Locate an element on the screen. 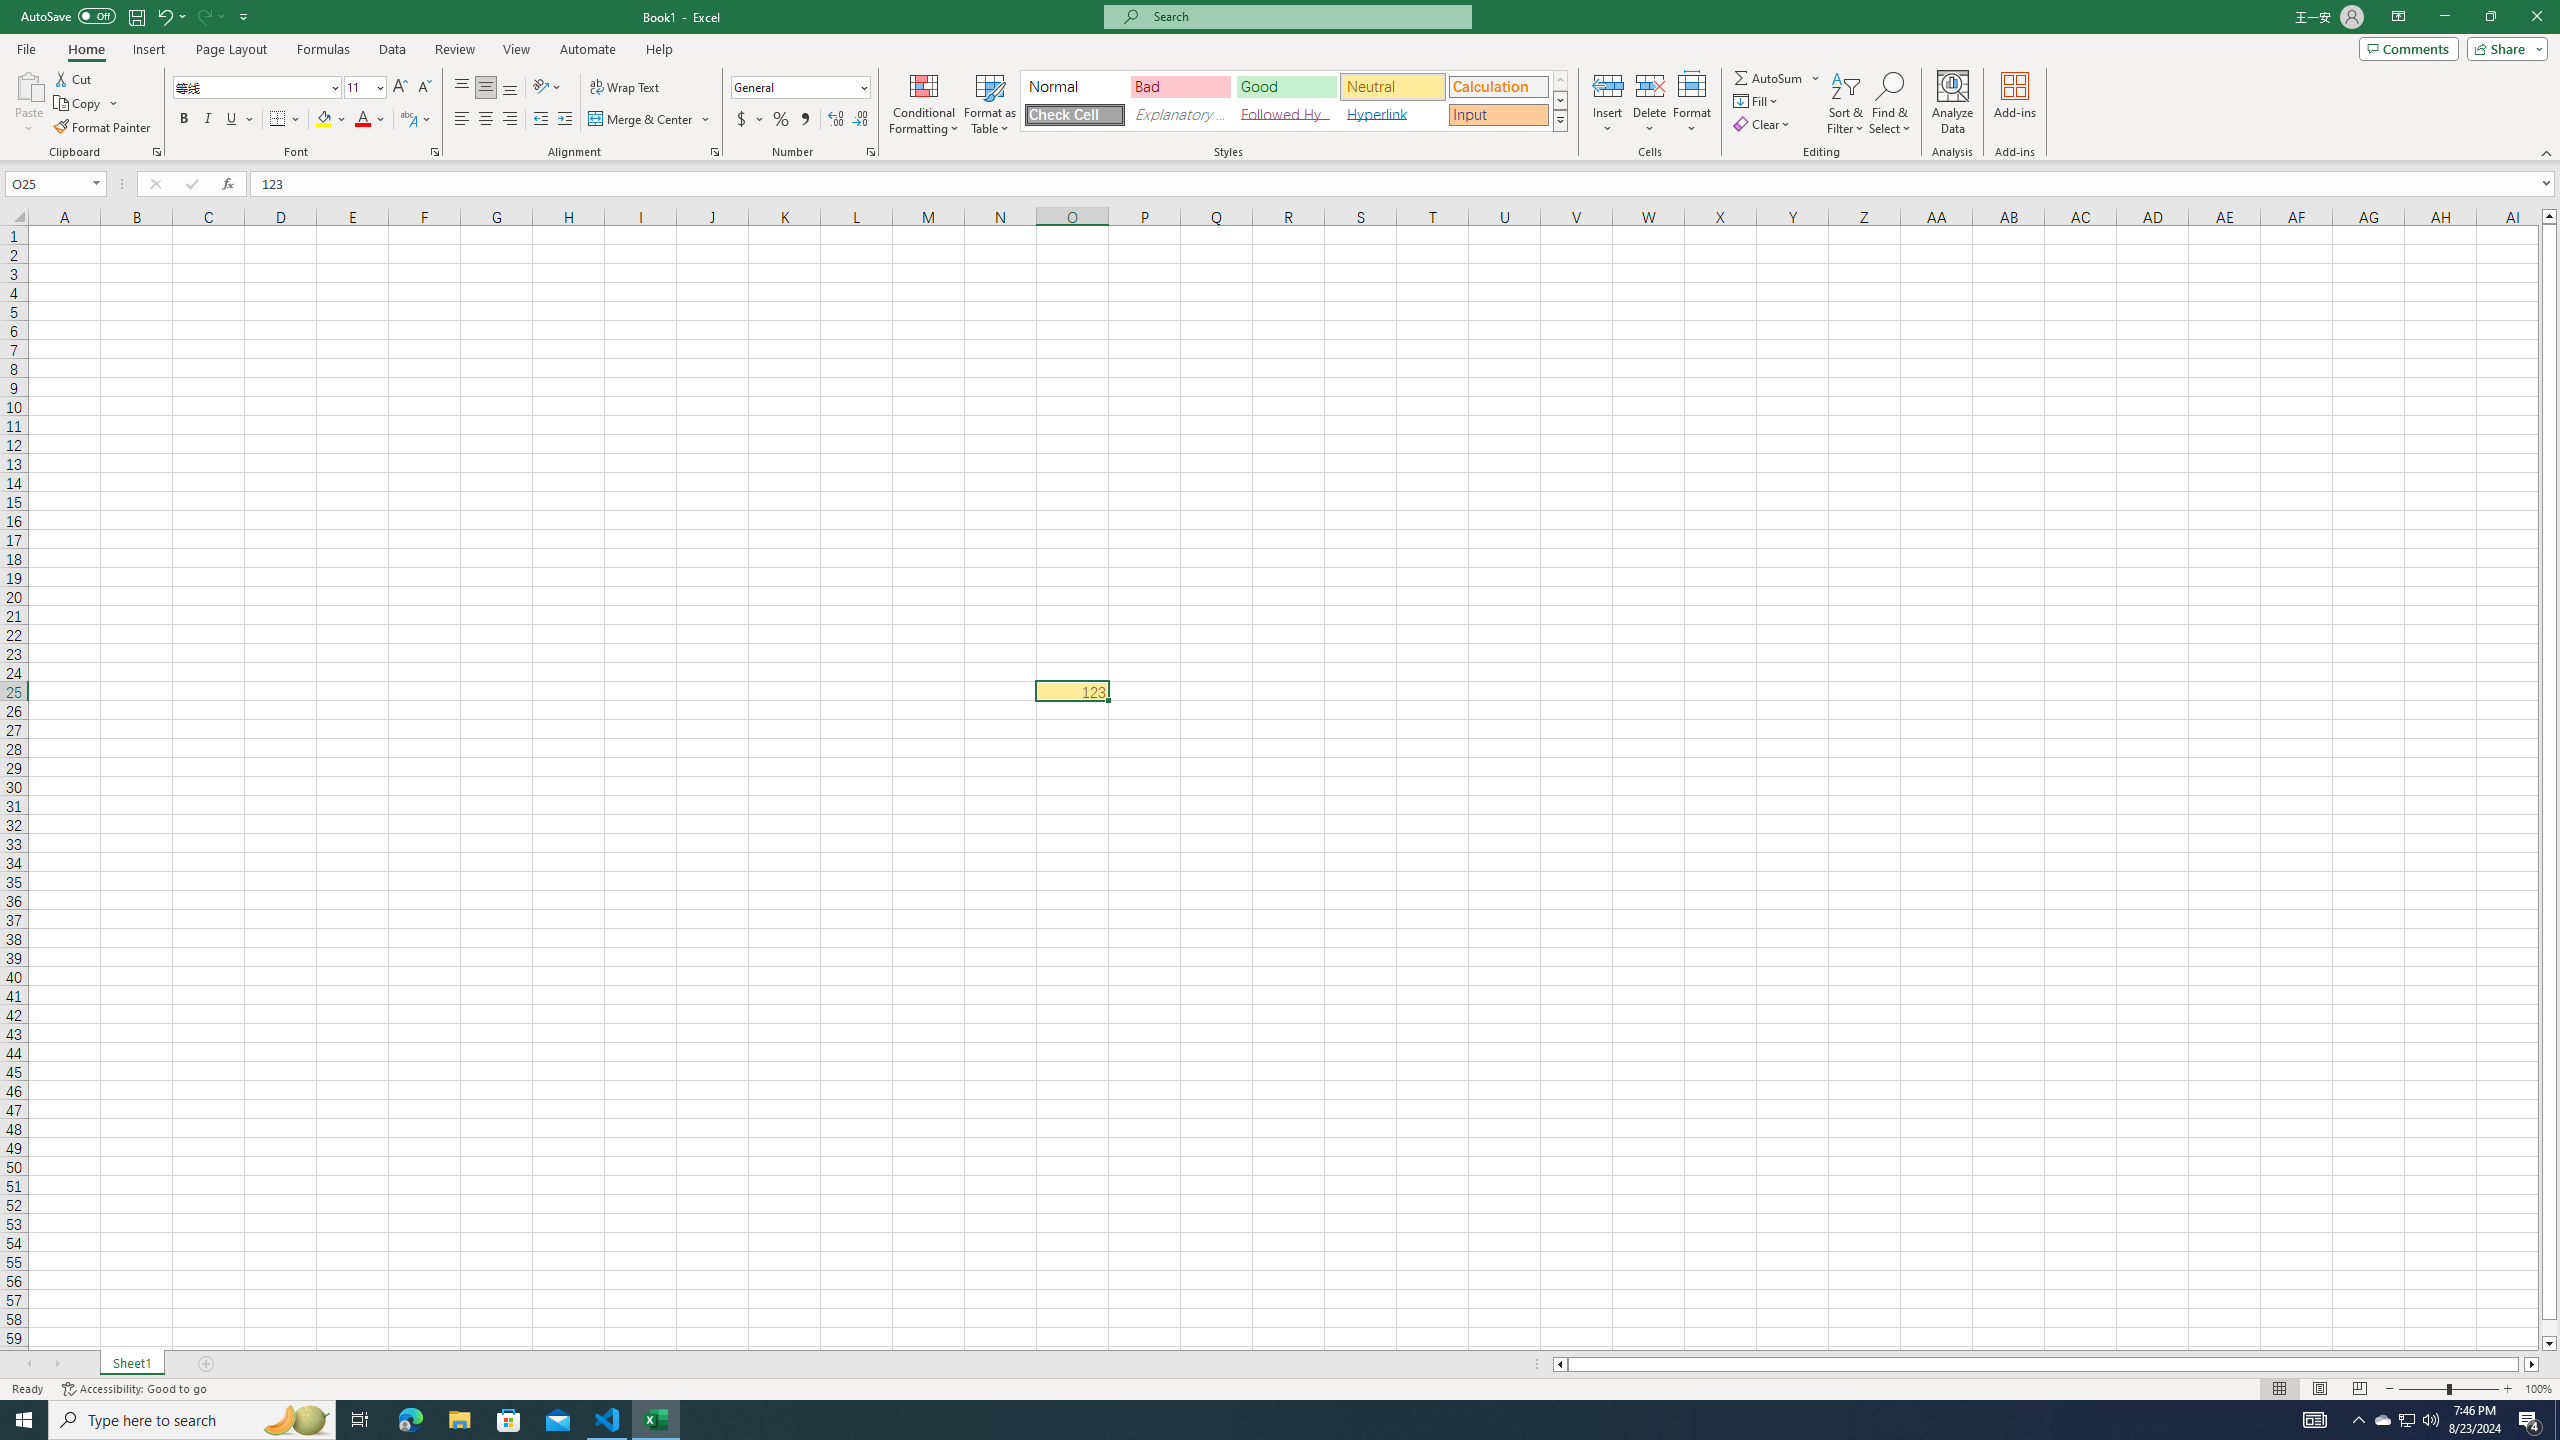 This screenshot has height=1440, width=2560. 'Font Color RGB(255, 0, 0)' is located at coordinates (362, 118).